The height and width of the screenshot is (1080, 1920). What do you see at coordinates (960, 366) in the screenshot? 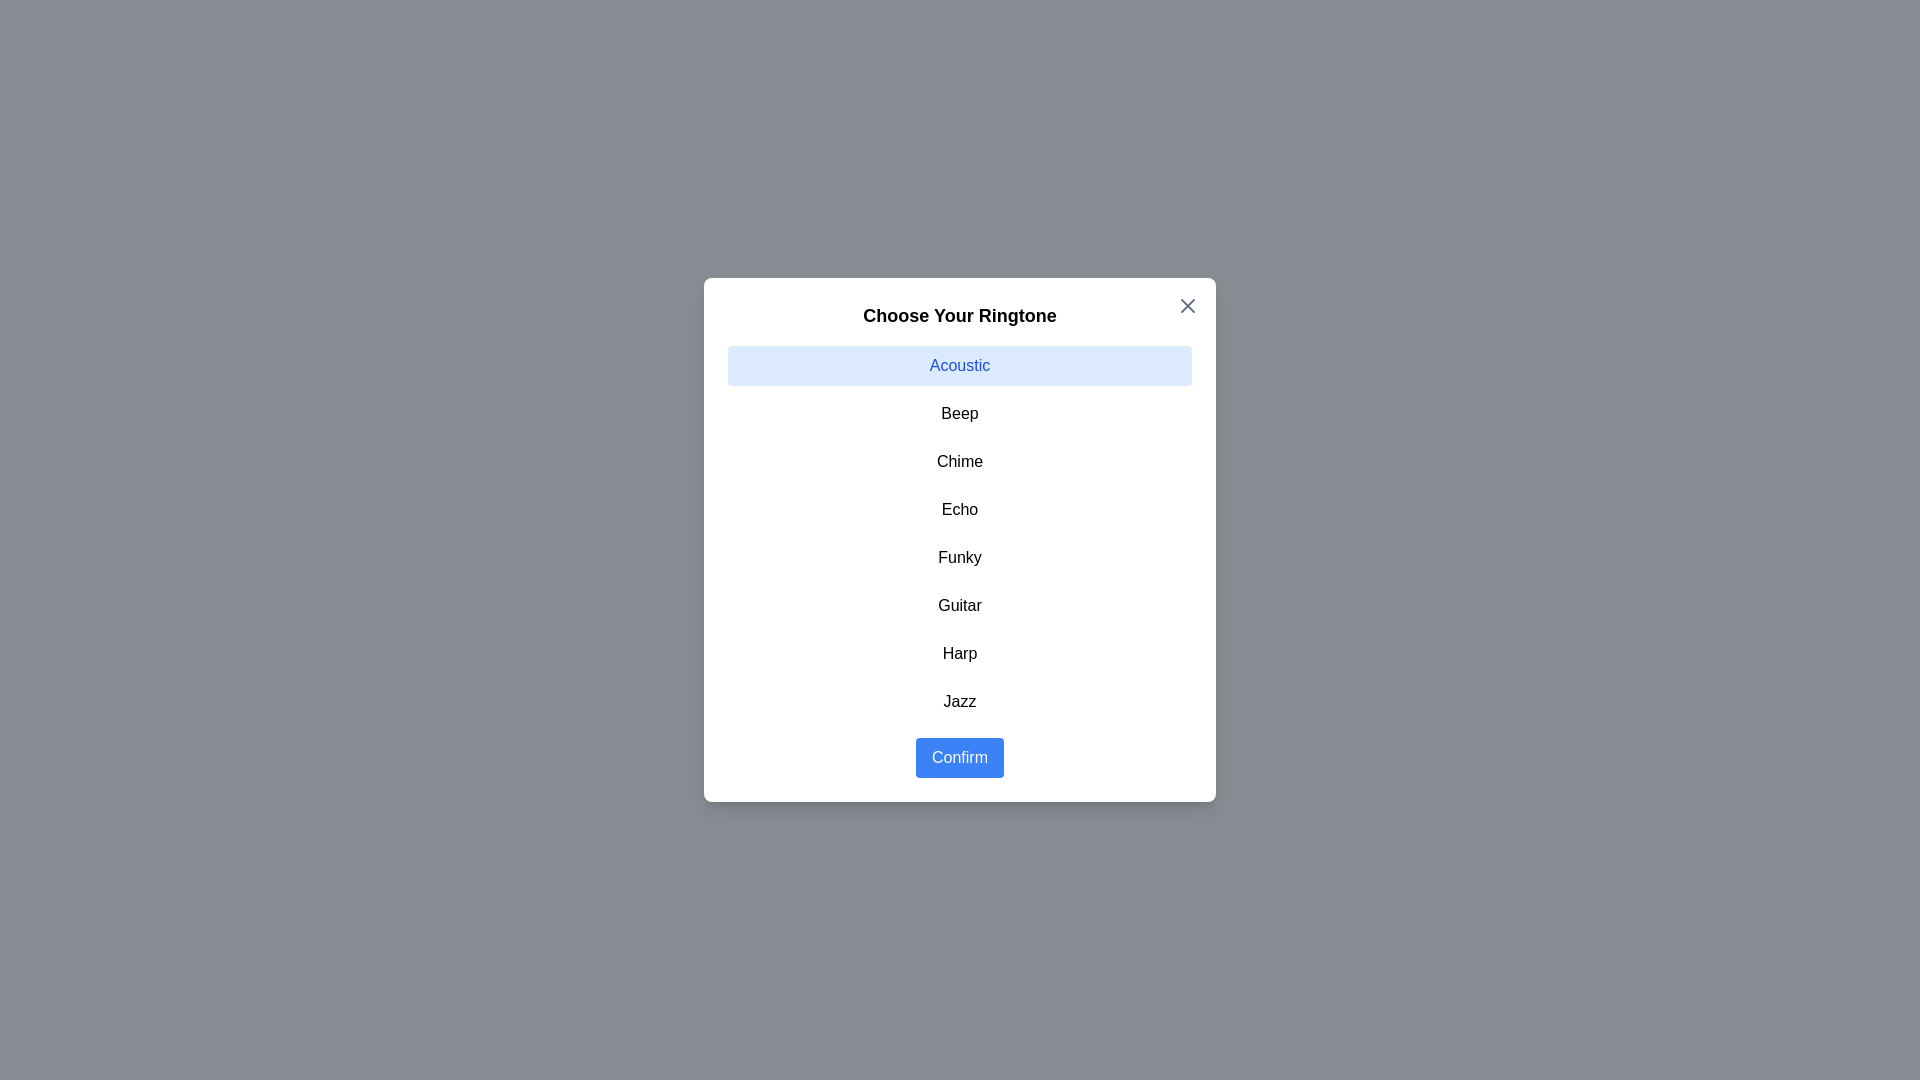
I see `the ringtone Acoustic from the list` at bounding box center [960, 366].